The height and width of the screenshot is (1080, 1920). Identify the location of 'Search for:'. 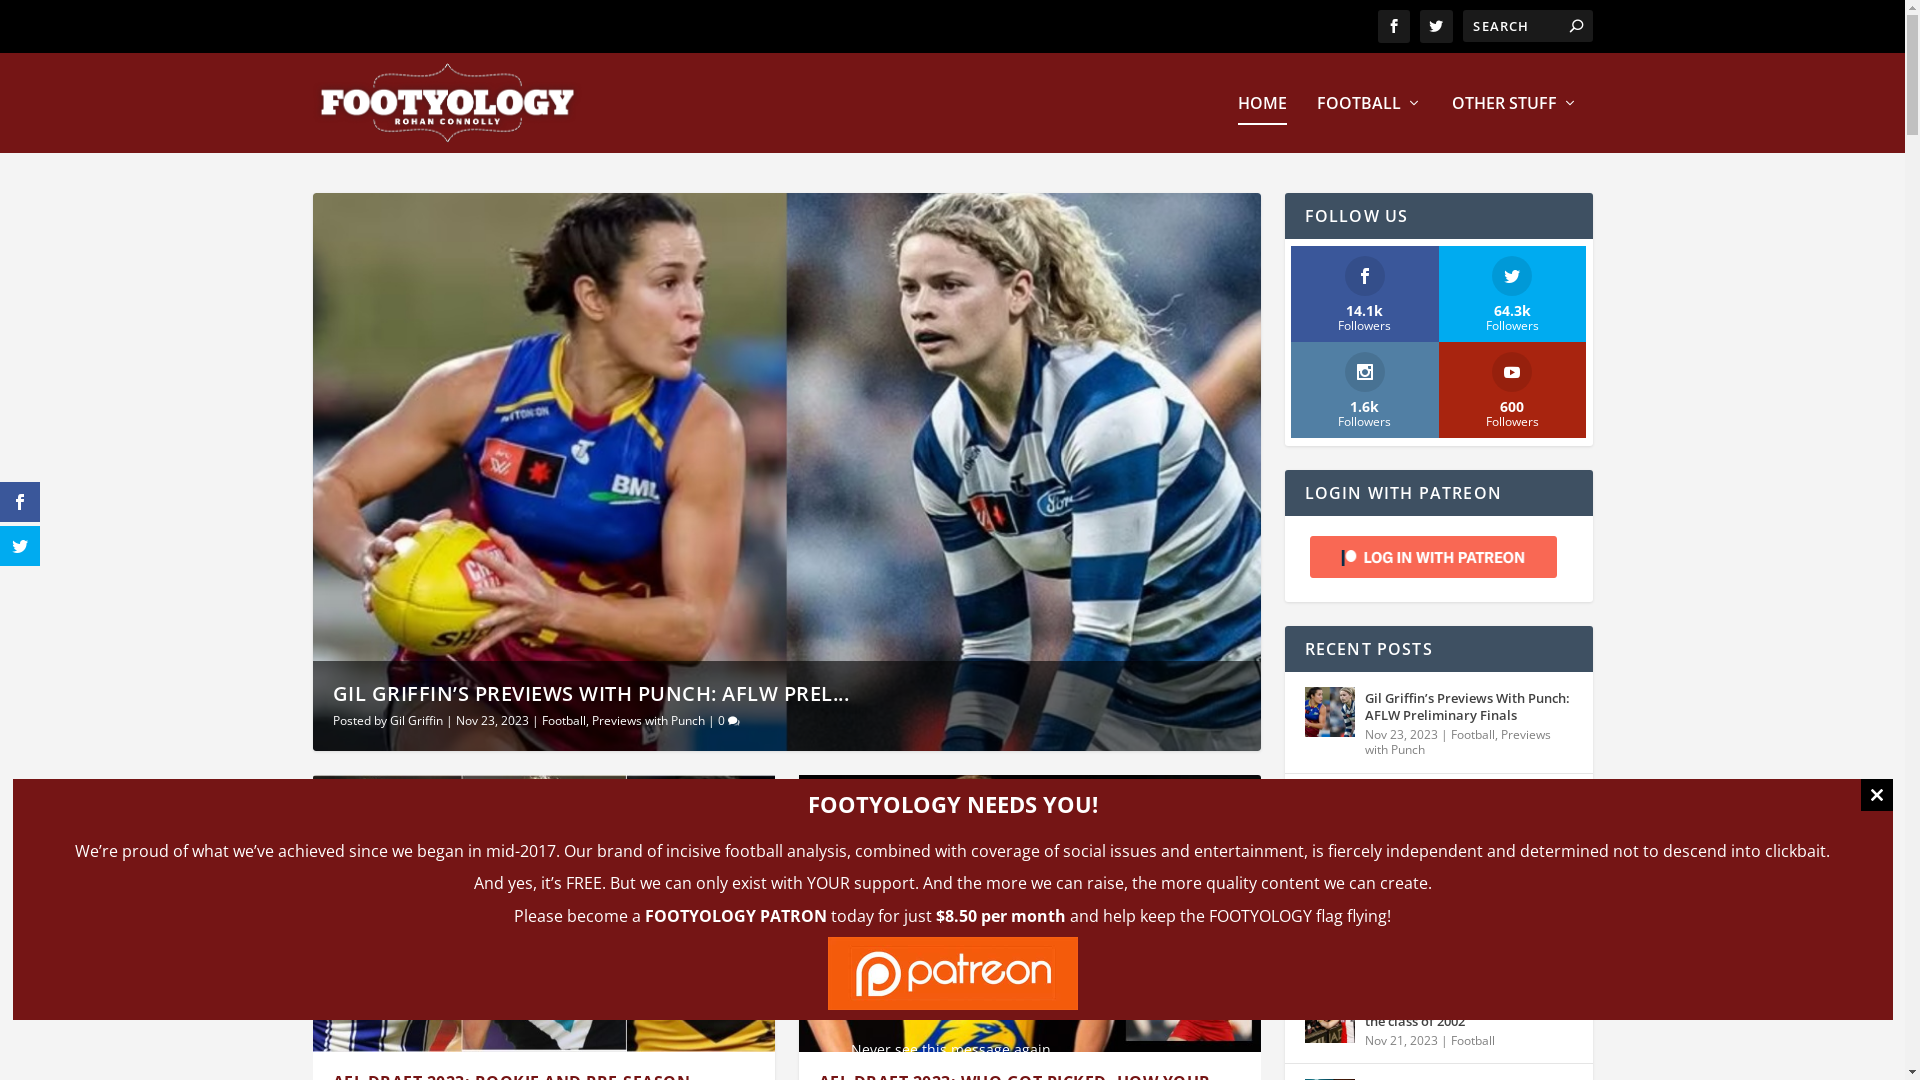
(1525, 26).